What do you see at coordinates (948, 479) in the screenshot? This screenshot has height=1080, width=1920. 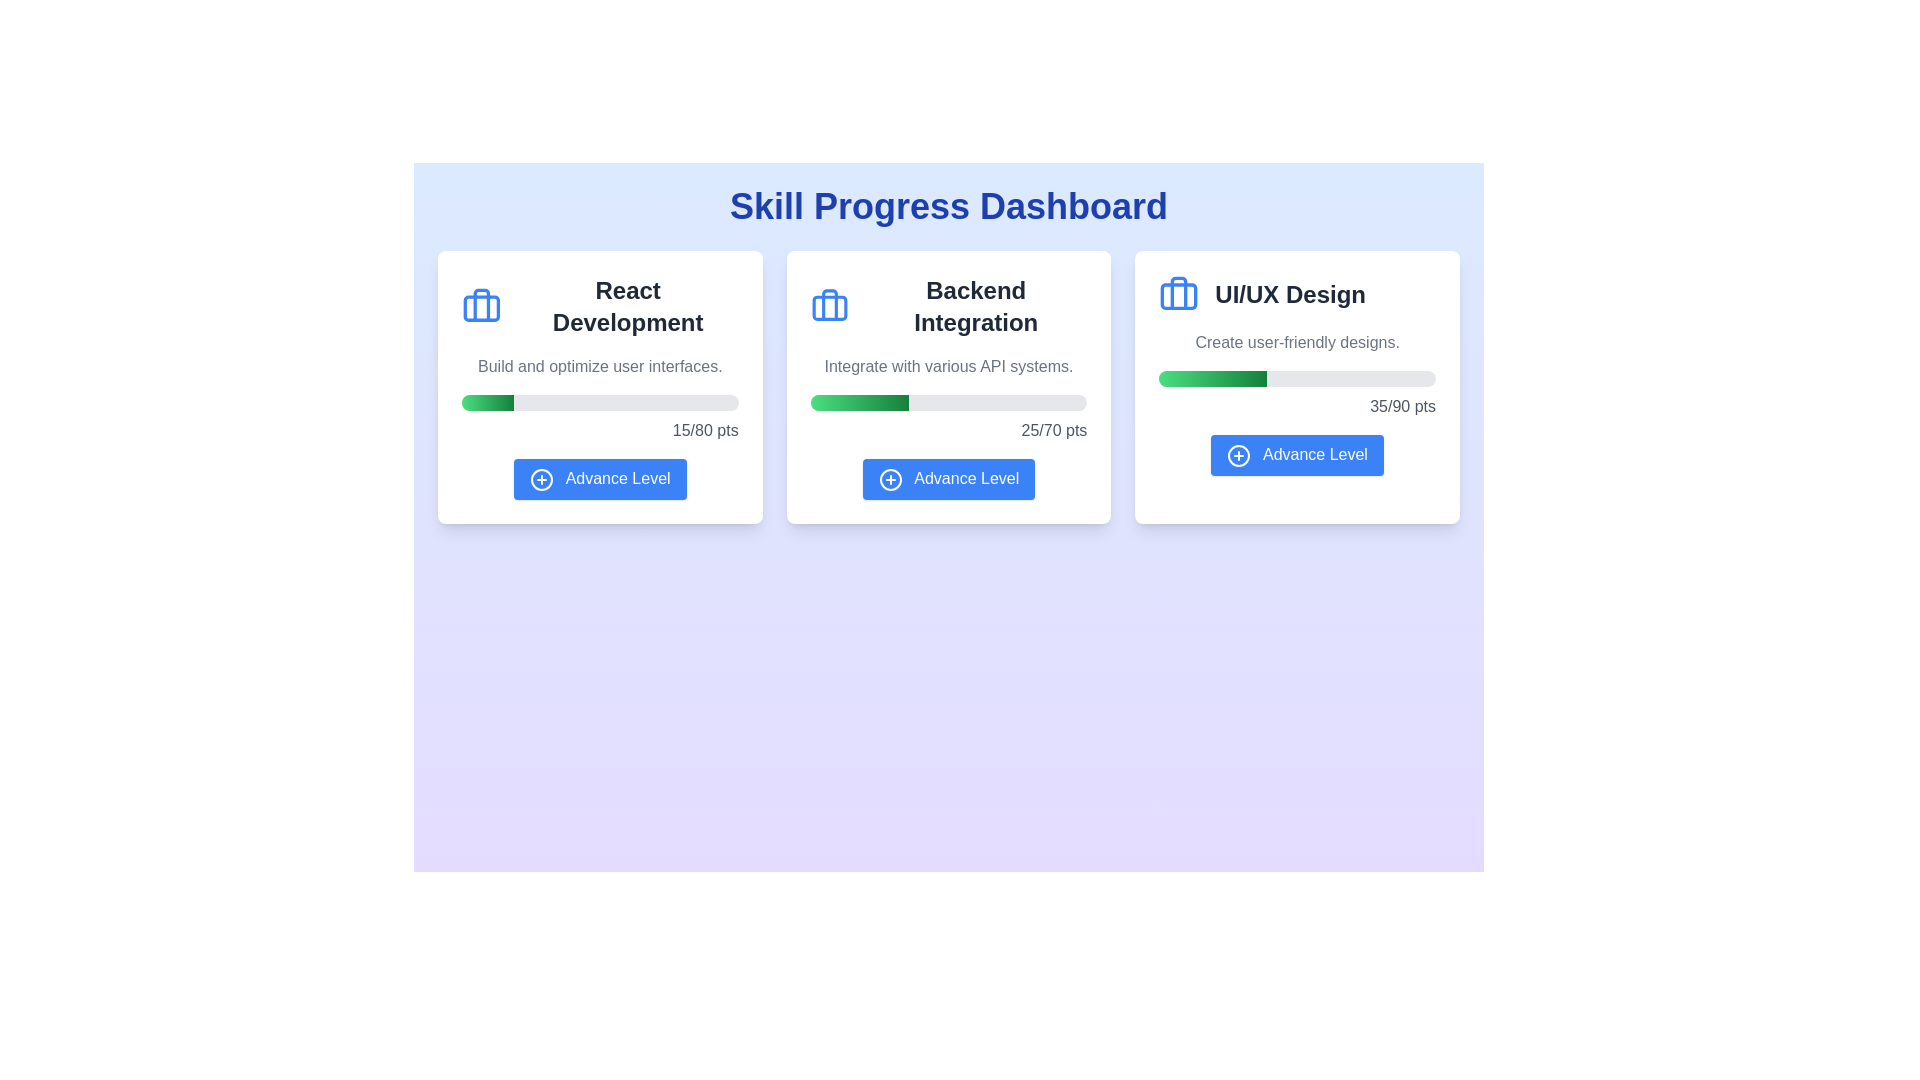 I see `the button located` at bounding box center [948, 479].